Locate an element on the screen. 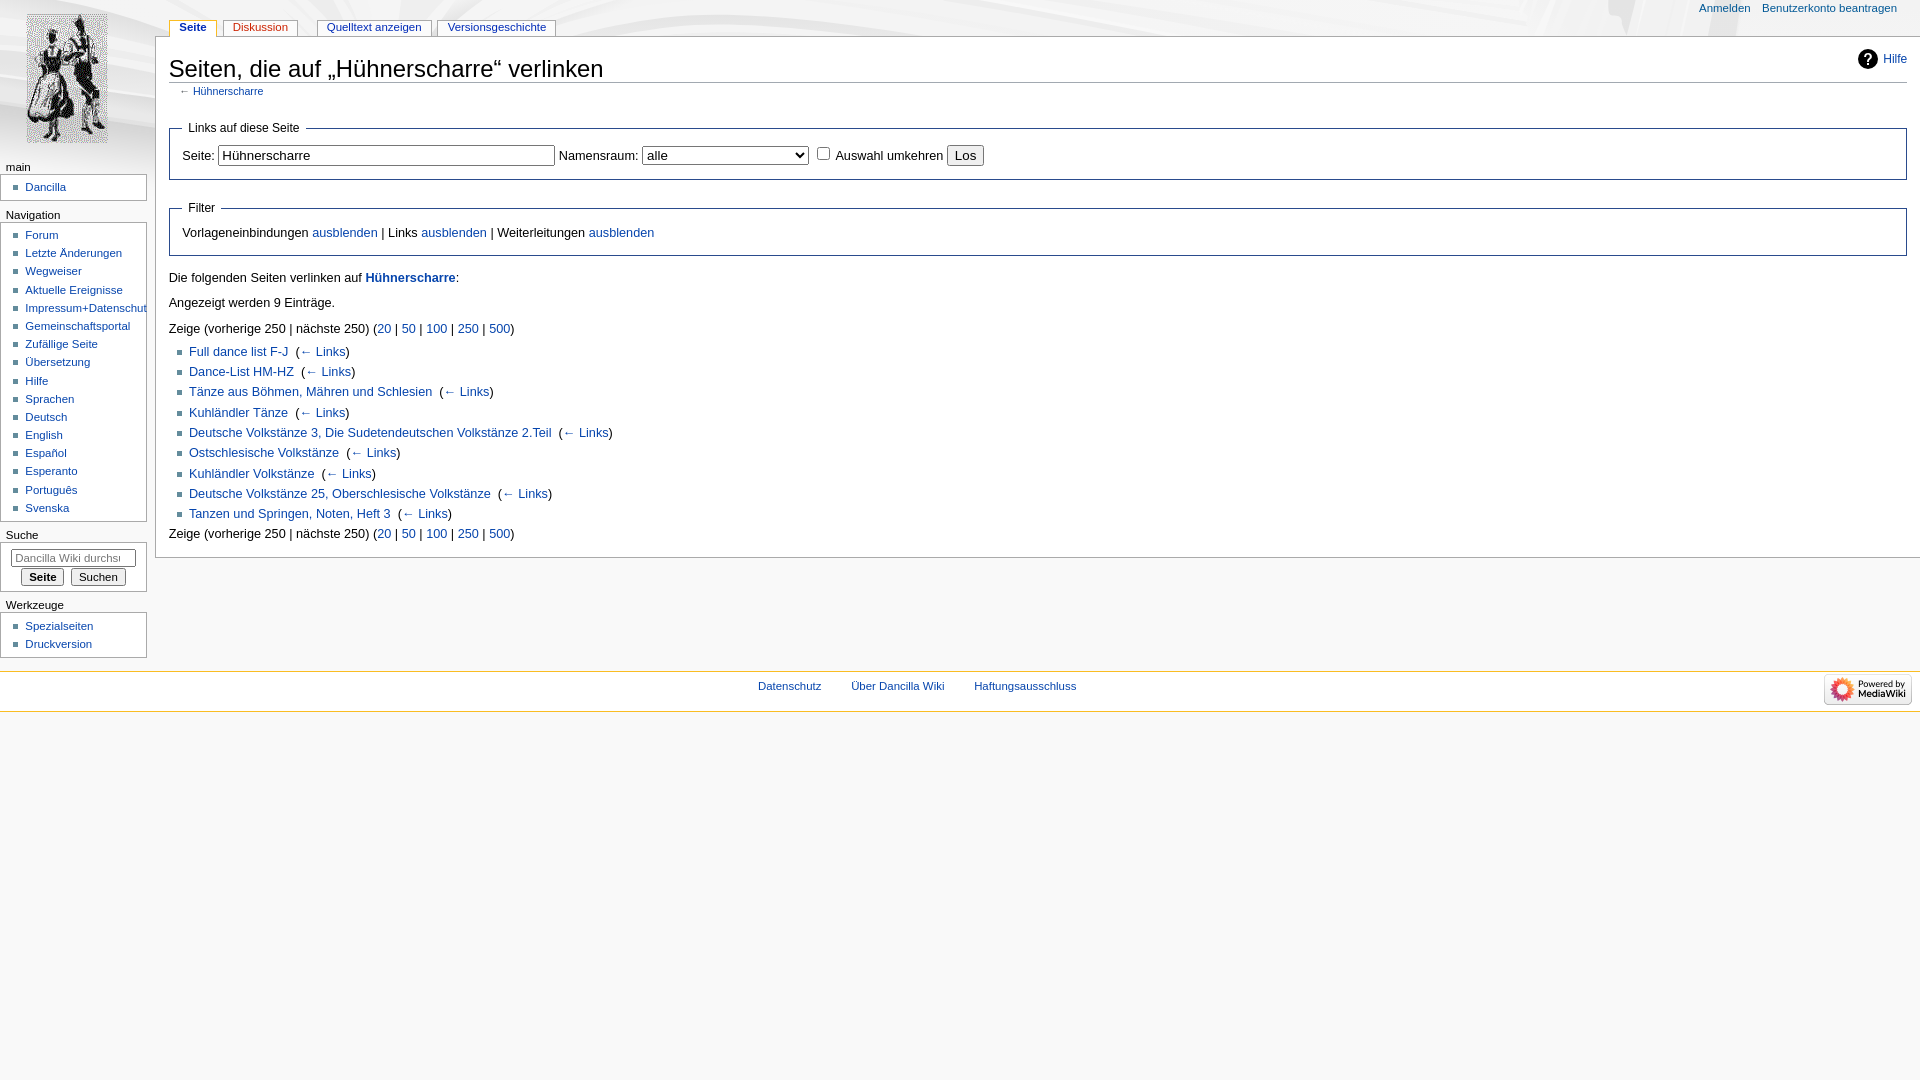  'Dancilla' is located at coordinates (45, 186).